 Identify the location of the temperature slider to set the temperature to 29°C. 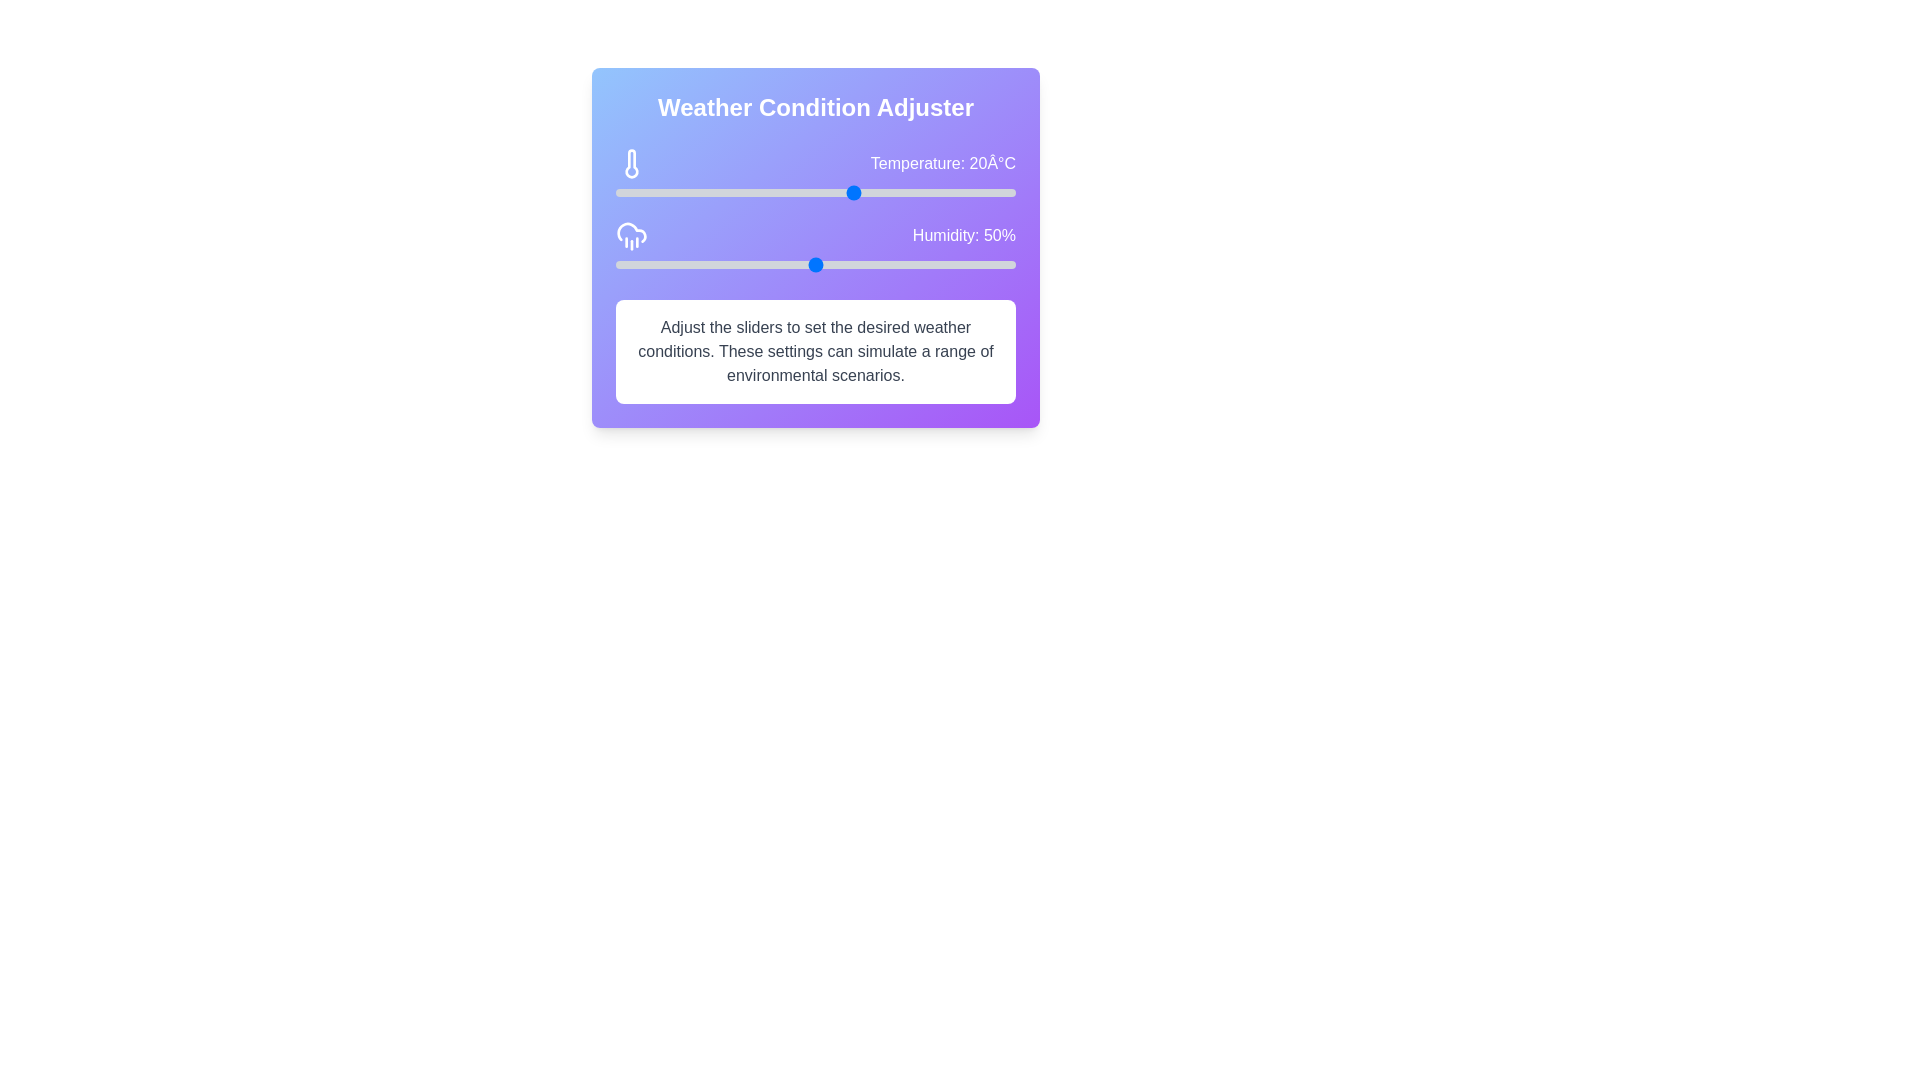
(926, 192).